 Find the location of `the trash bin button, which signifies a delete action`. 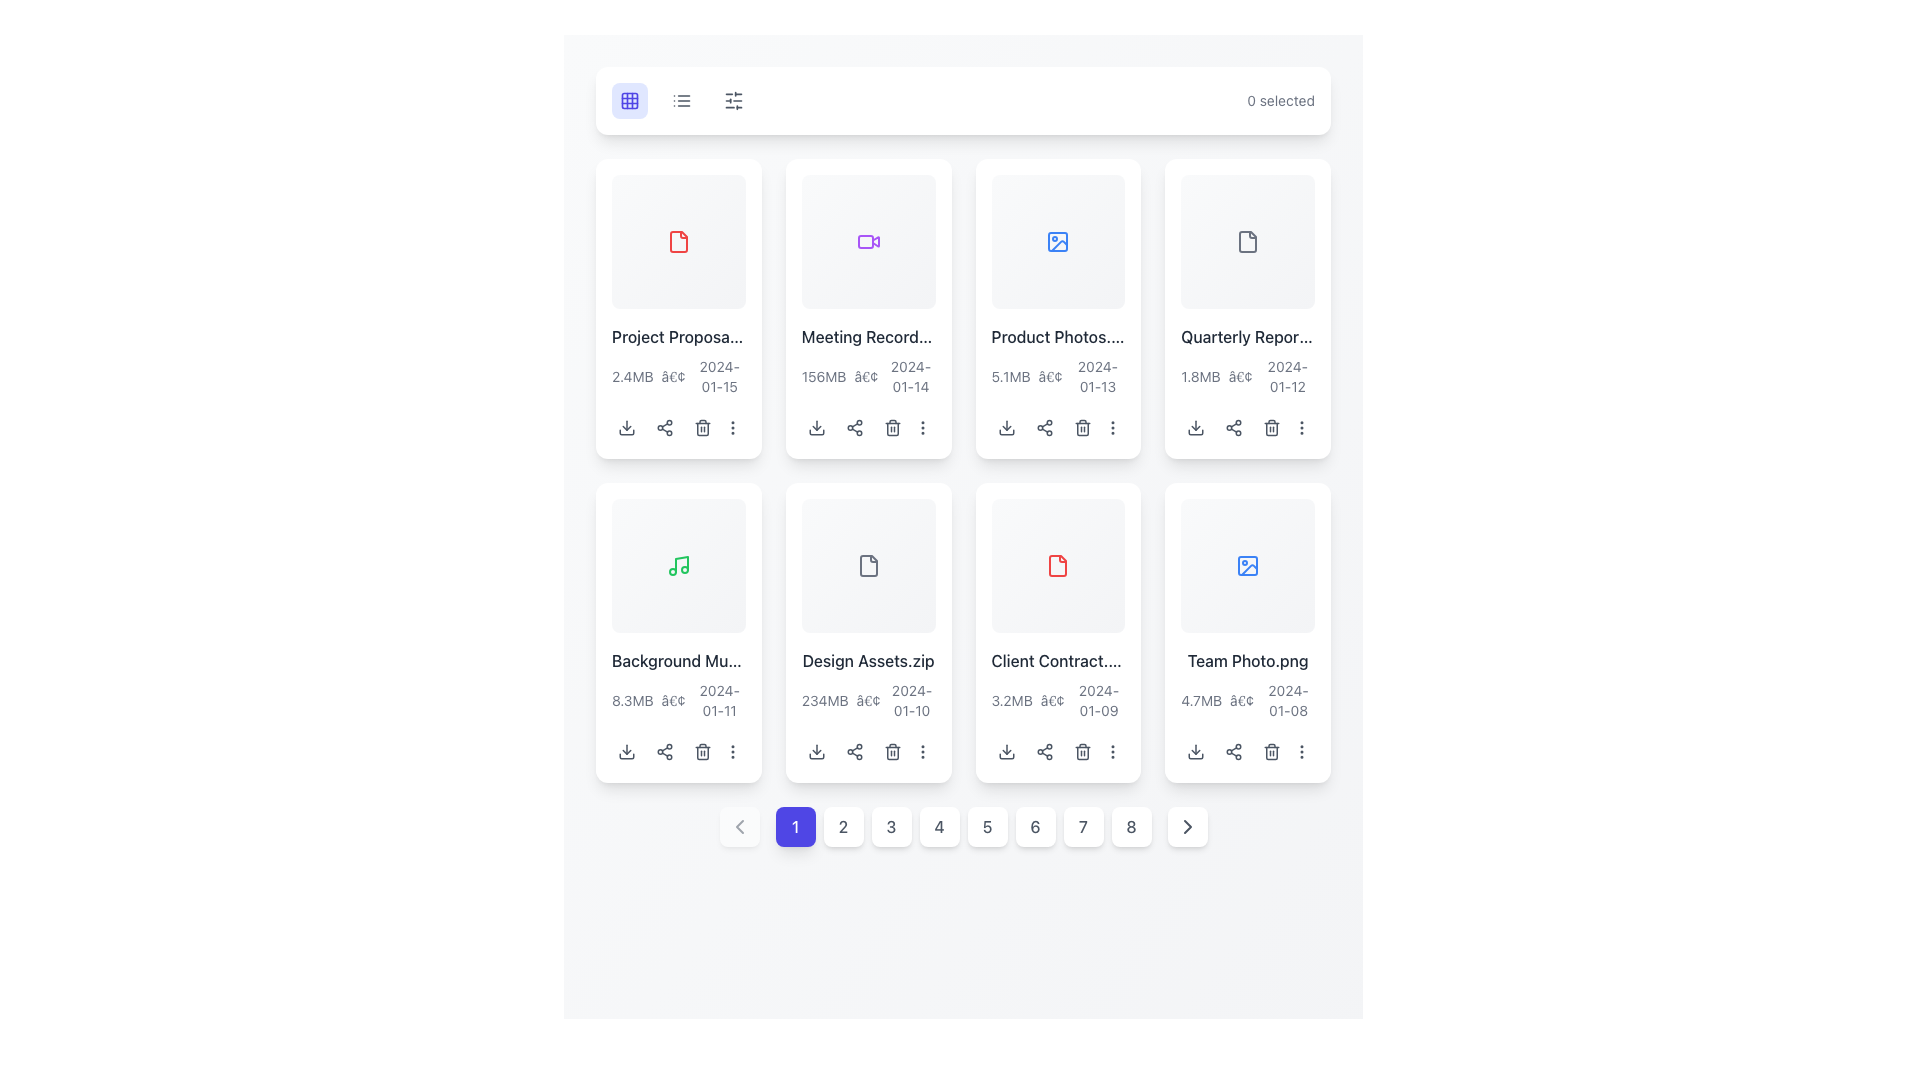

the trash bin button, which signifies a delete action is located at coordinates (891, 426).